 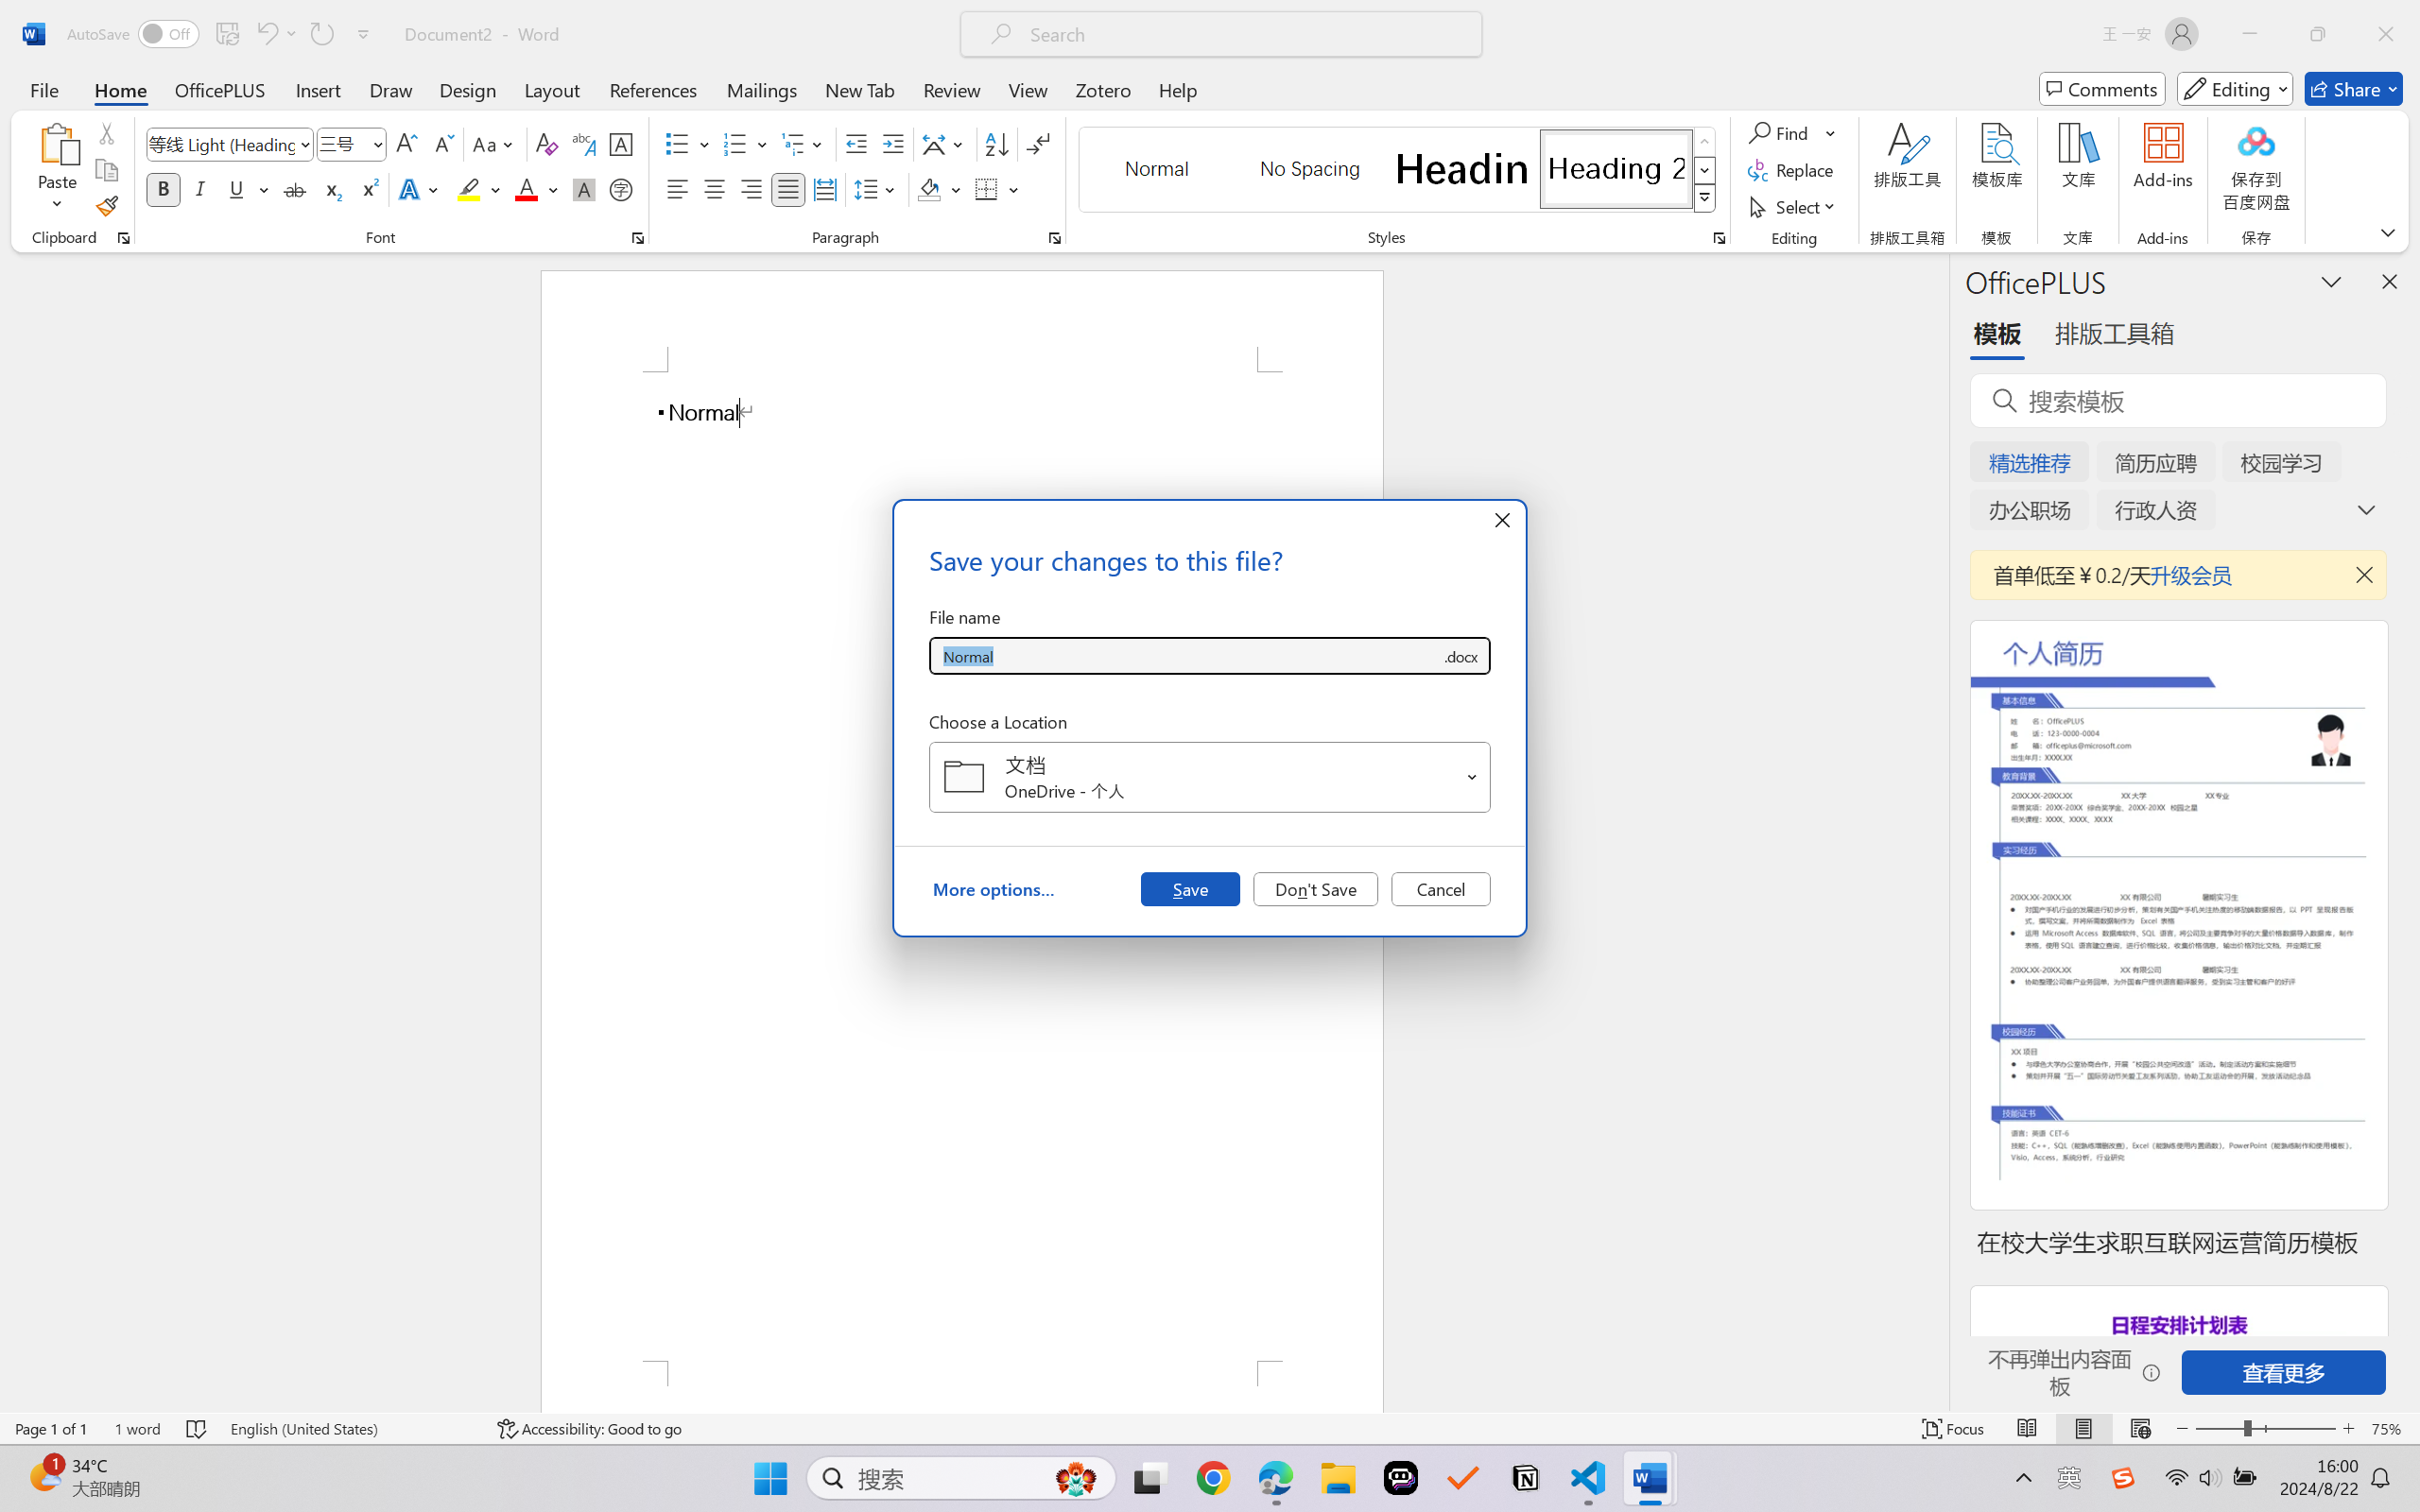 What do you see at coordinates (804, 144) in the screenshot?
I see `'Multilevel List'` at bounding box center [804, 144].